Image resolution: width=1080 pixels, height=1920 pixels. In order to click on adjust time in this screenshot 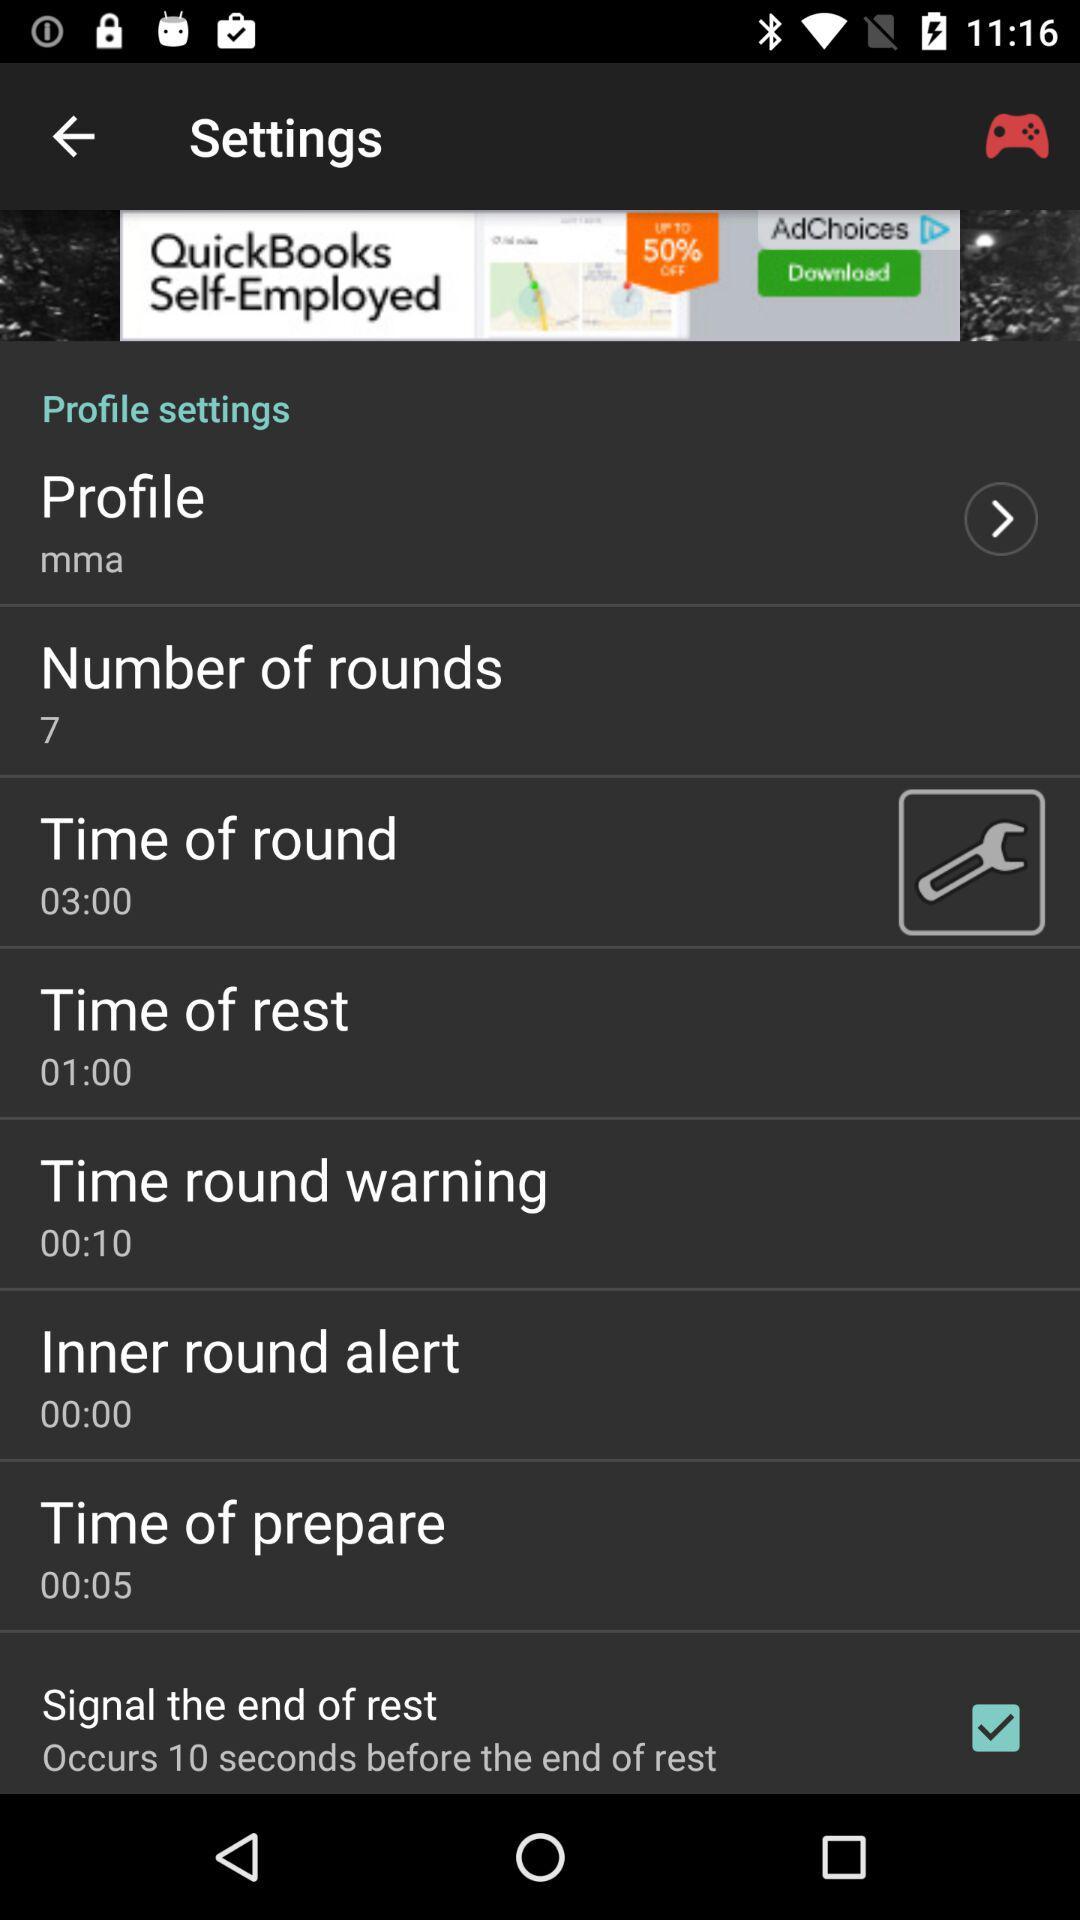, I will do `click(970, 861)`.